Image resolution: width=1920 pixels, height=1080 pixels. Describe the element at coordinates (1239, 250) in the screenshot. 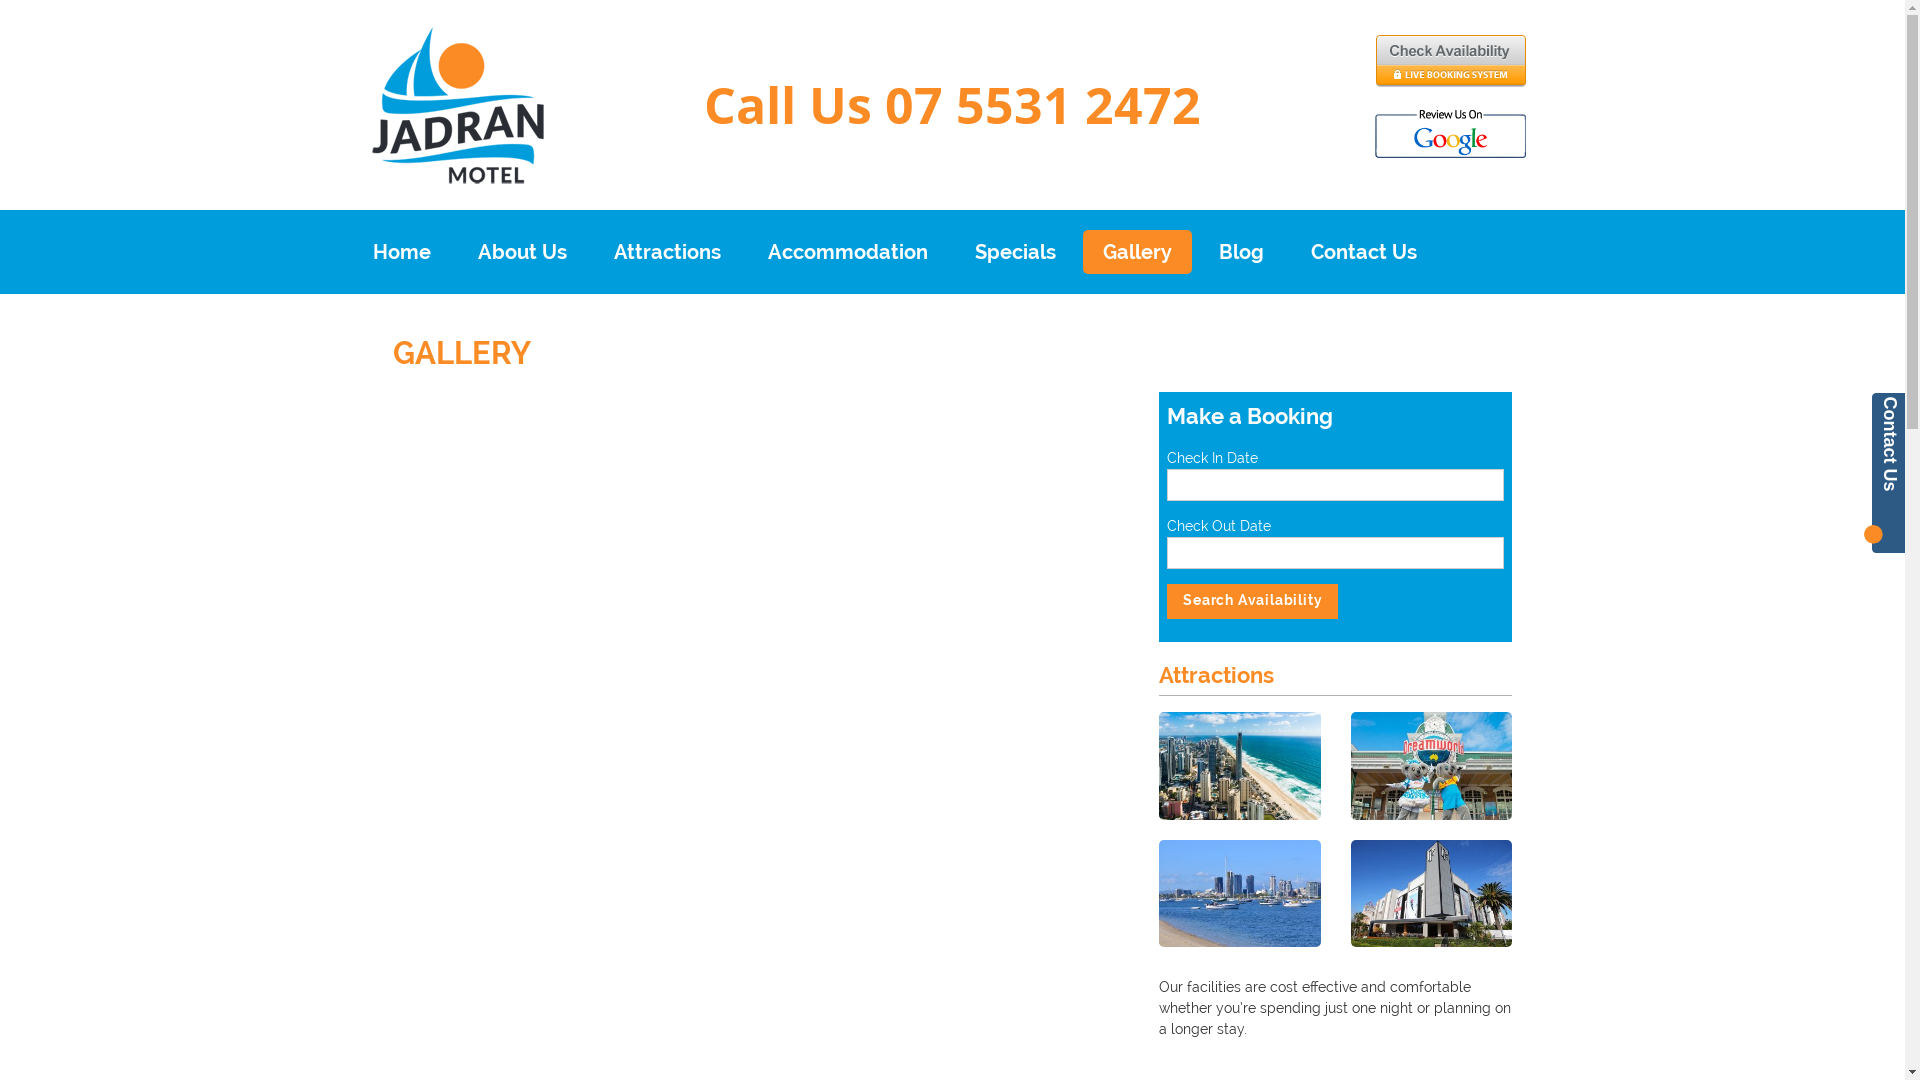

I see `'Blog'` at that location.